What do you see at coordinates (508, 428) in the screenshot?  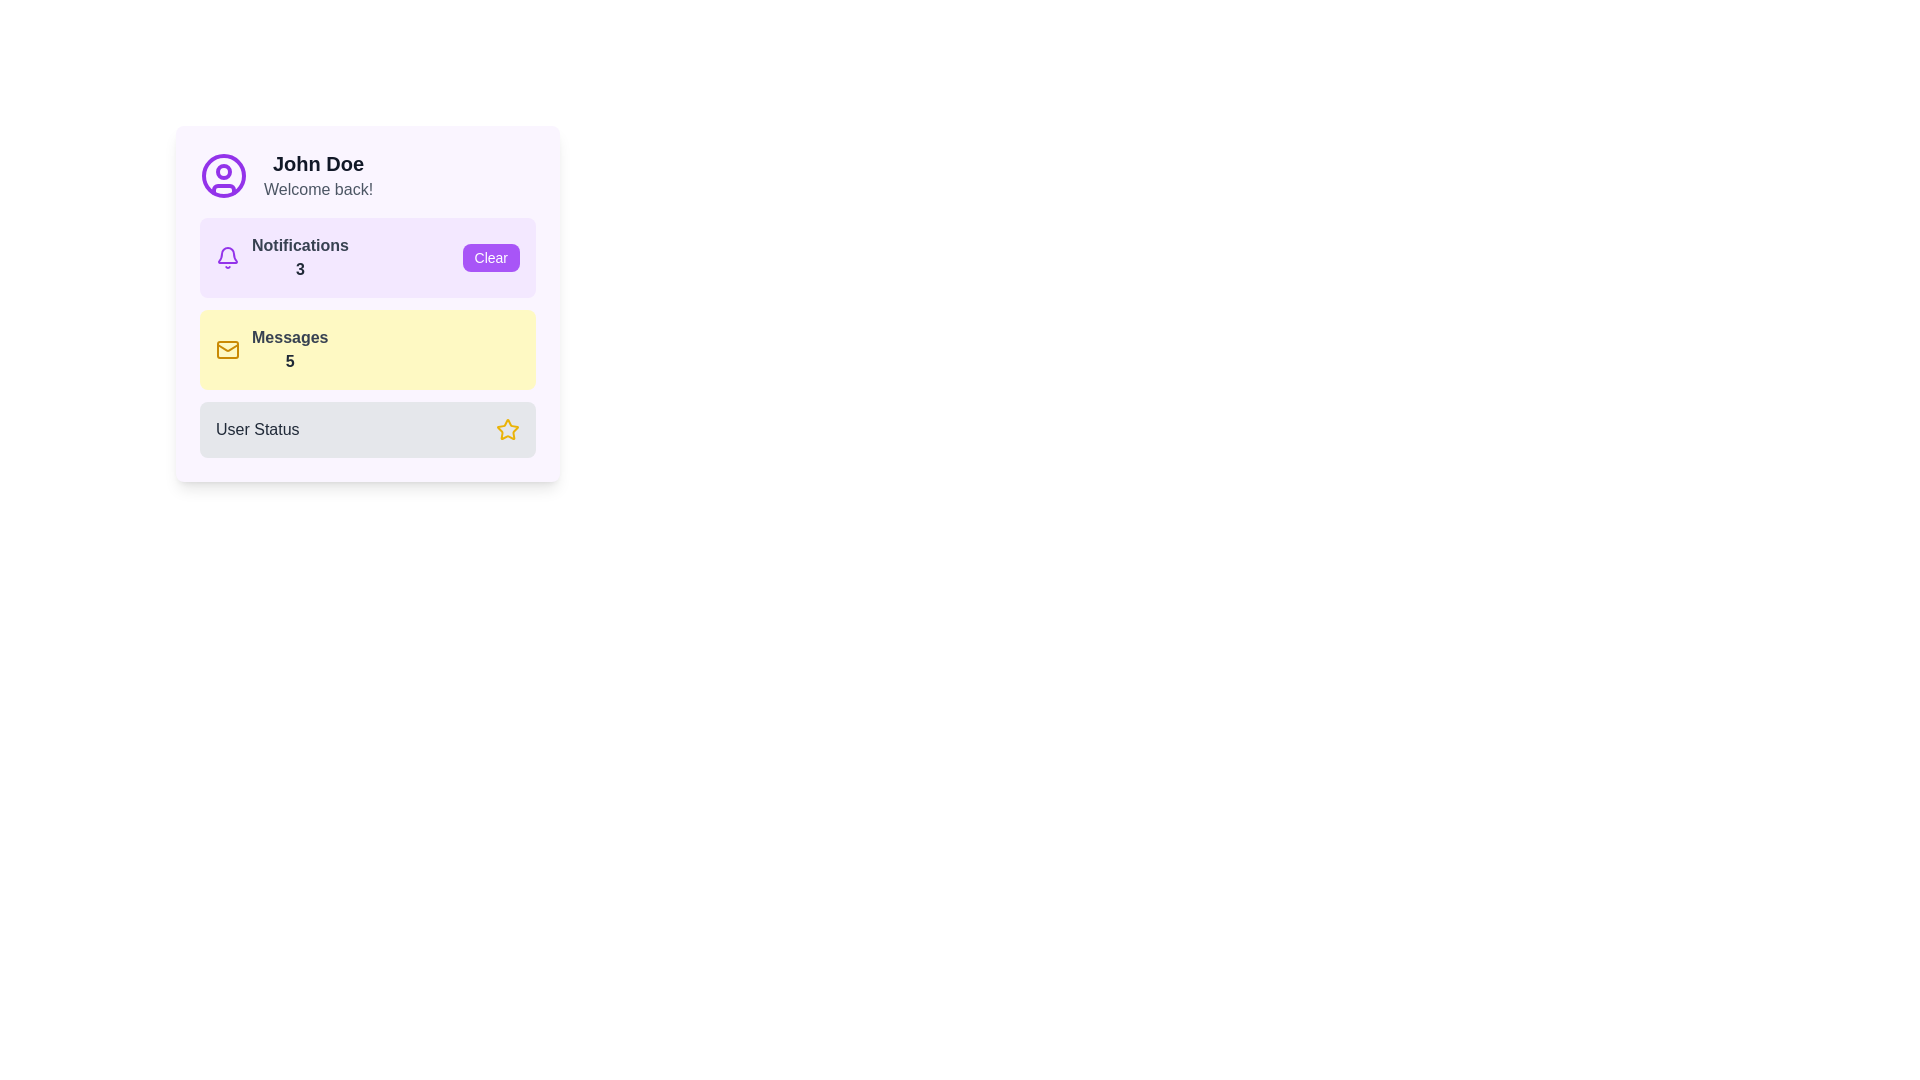 I see `the star icon representing a status or rating, located at the bottom of the user interface card in the 'User Status' area` at bounding box center [508, 428].